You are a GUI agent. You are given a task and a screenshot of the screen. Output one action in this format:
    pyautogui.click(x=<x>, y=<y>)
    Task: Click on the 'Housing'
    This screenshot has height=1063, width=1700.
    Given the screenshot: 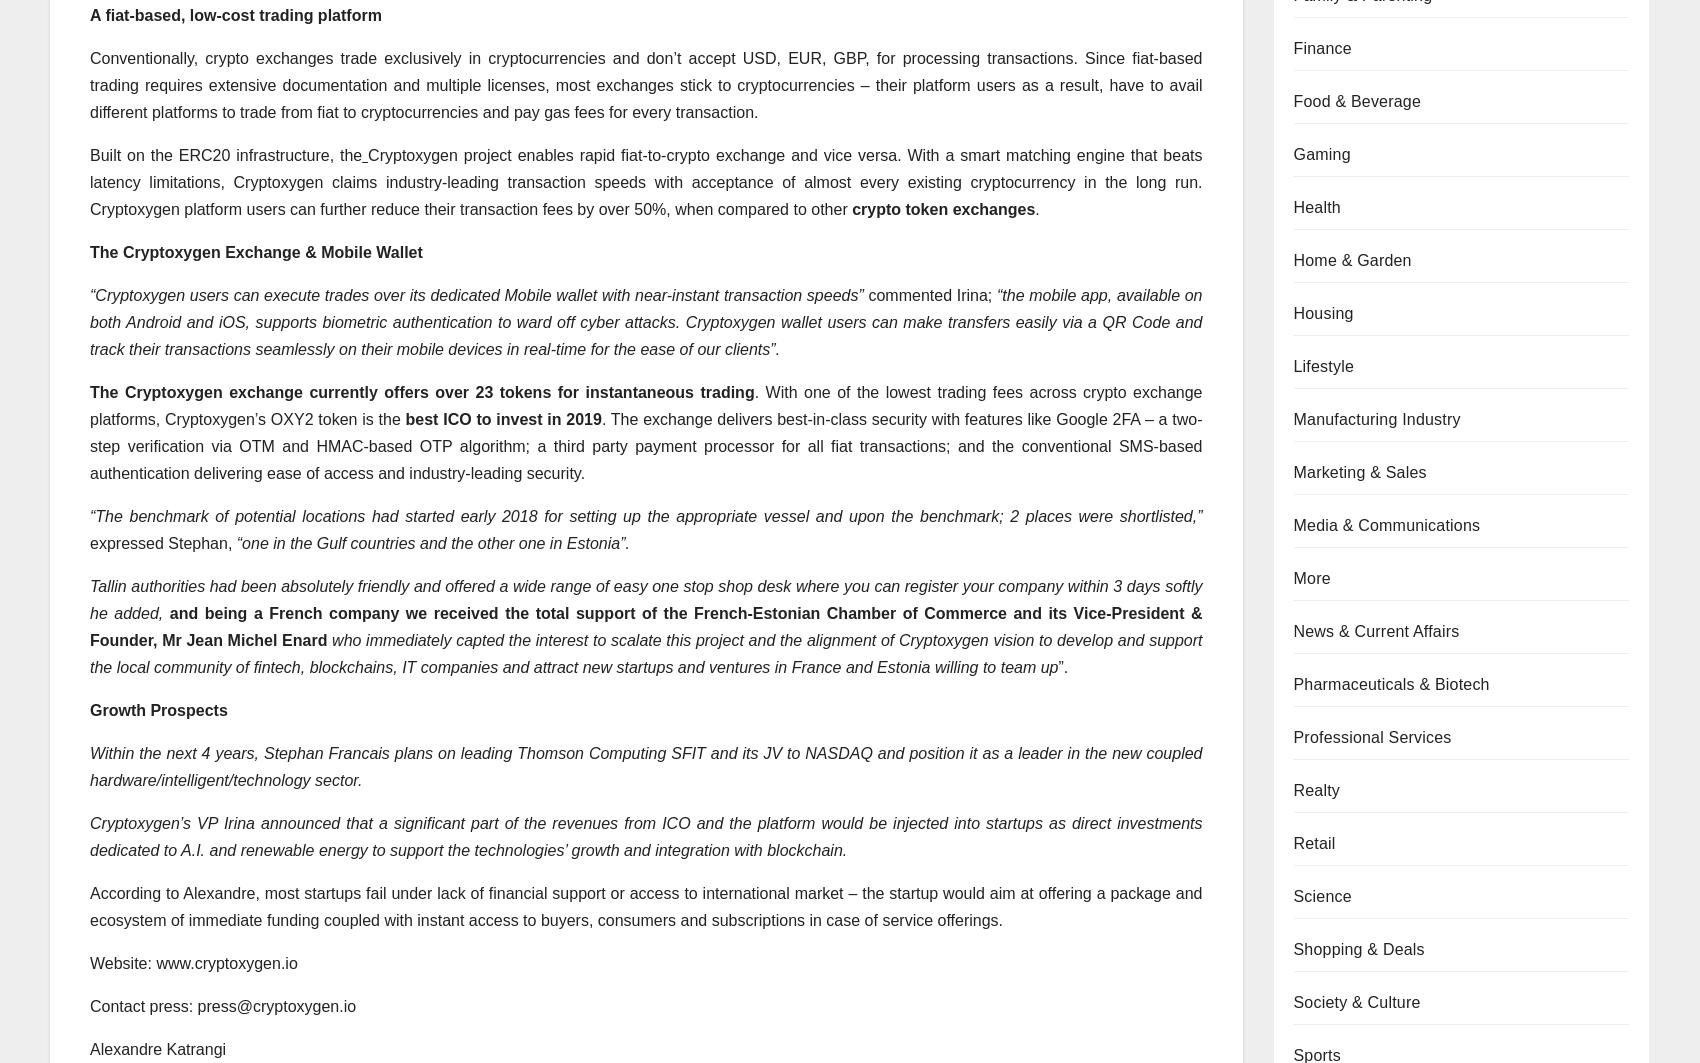 What is the action you would take?
    pyautogui.click(x=1322, y=312)
    